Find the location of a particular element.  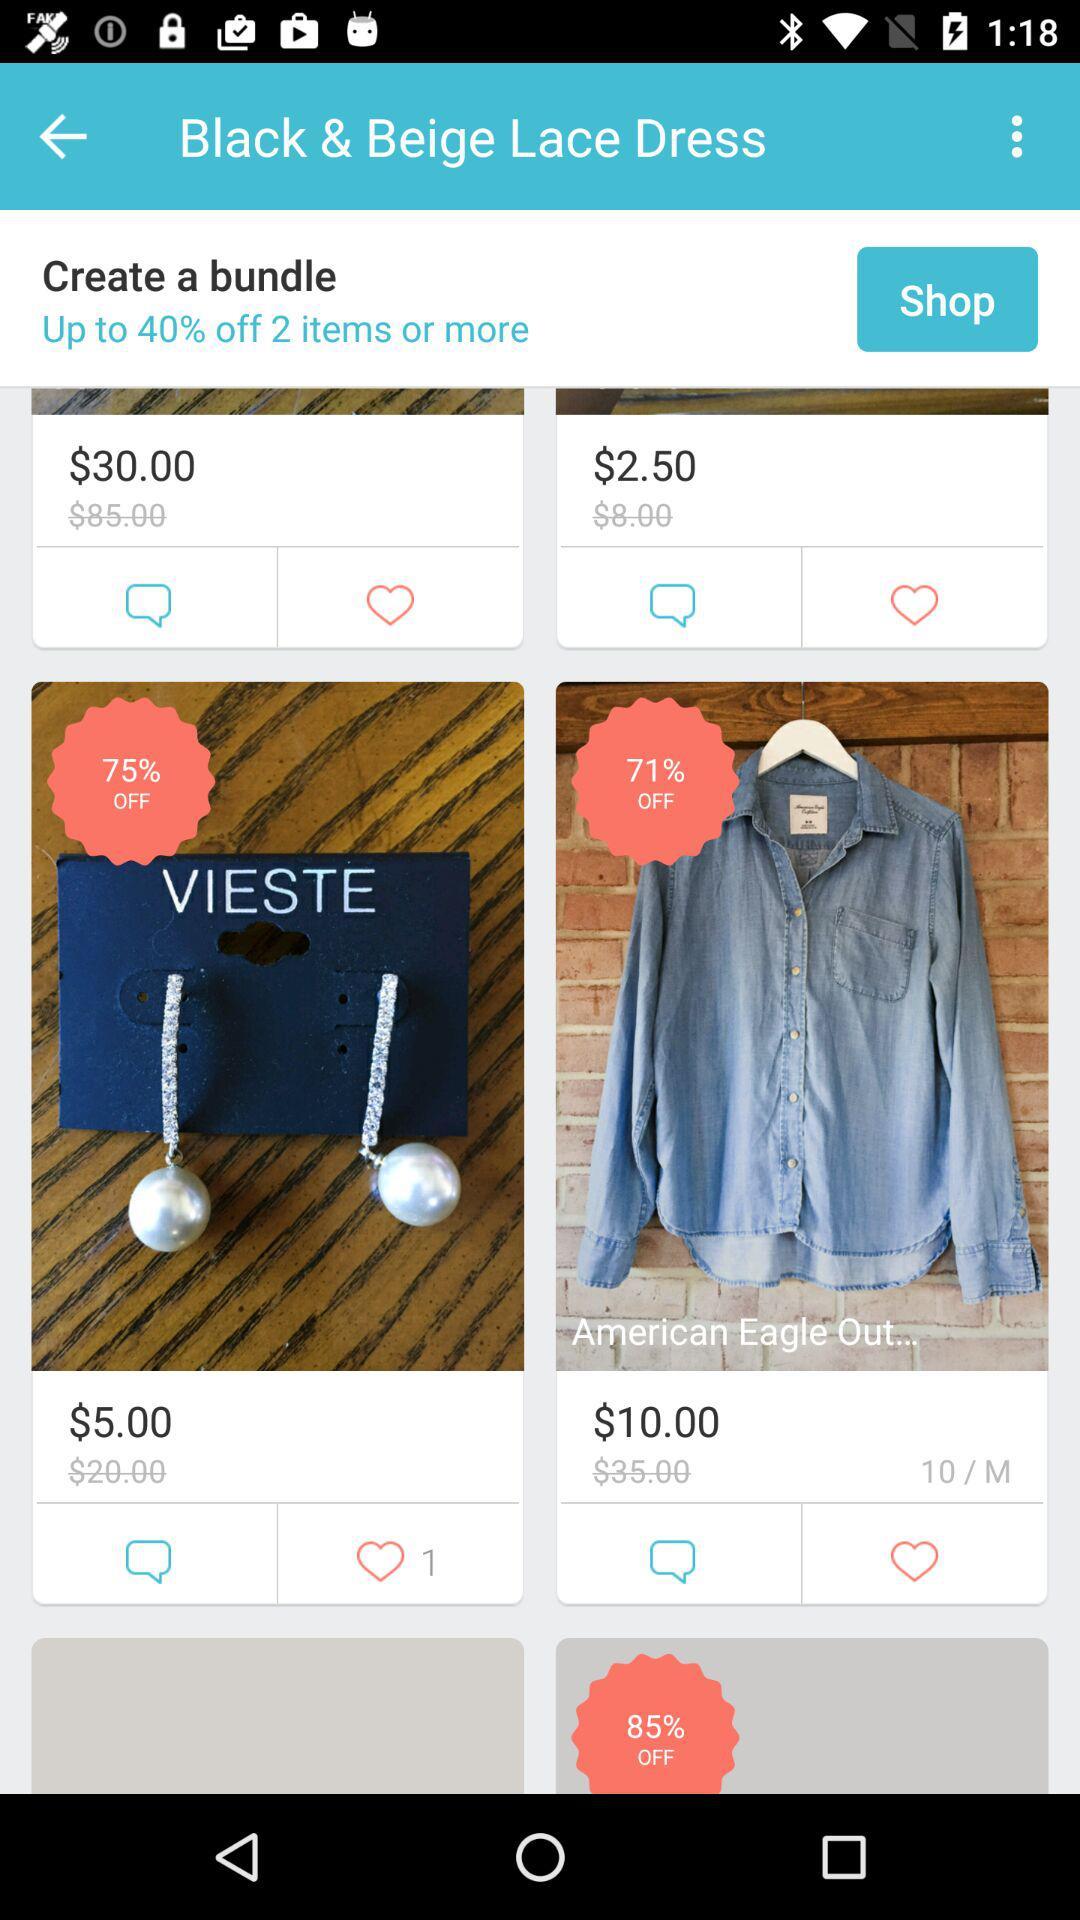

the second button below the first image is located at coordinates (398, 1554).